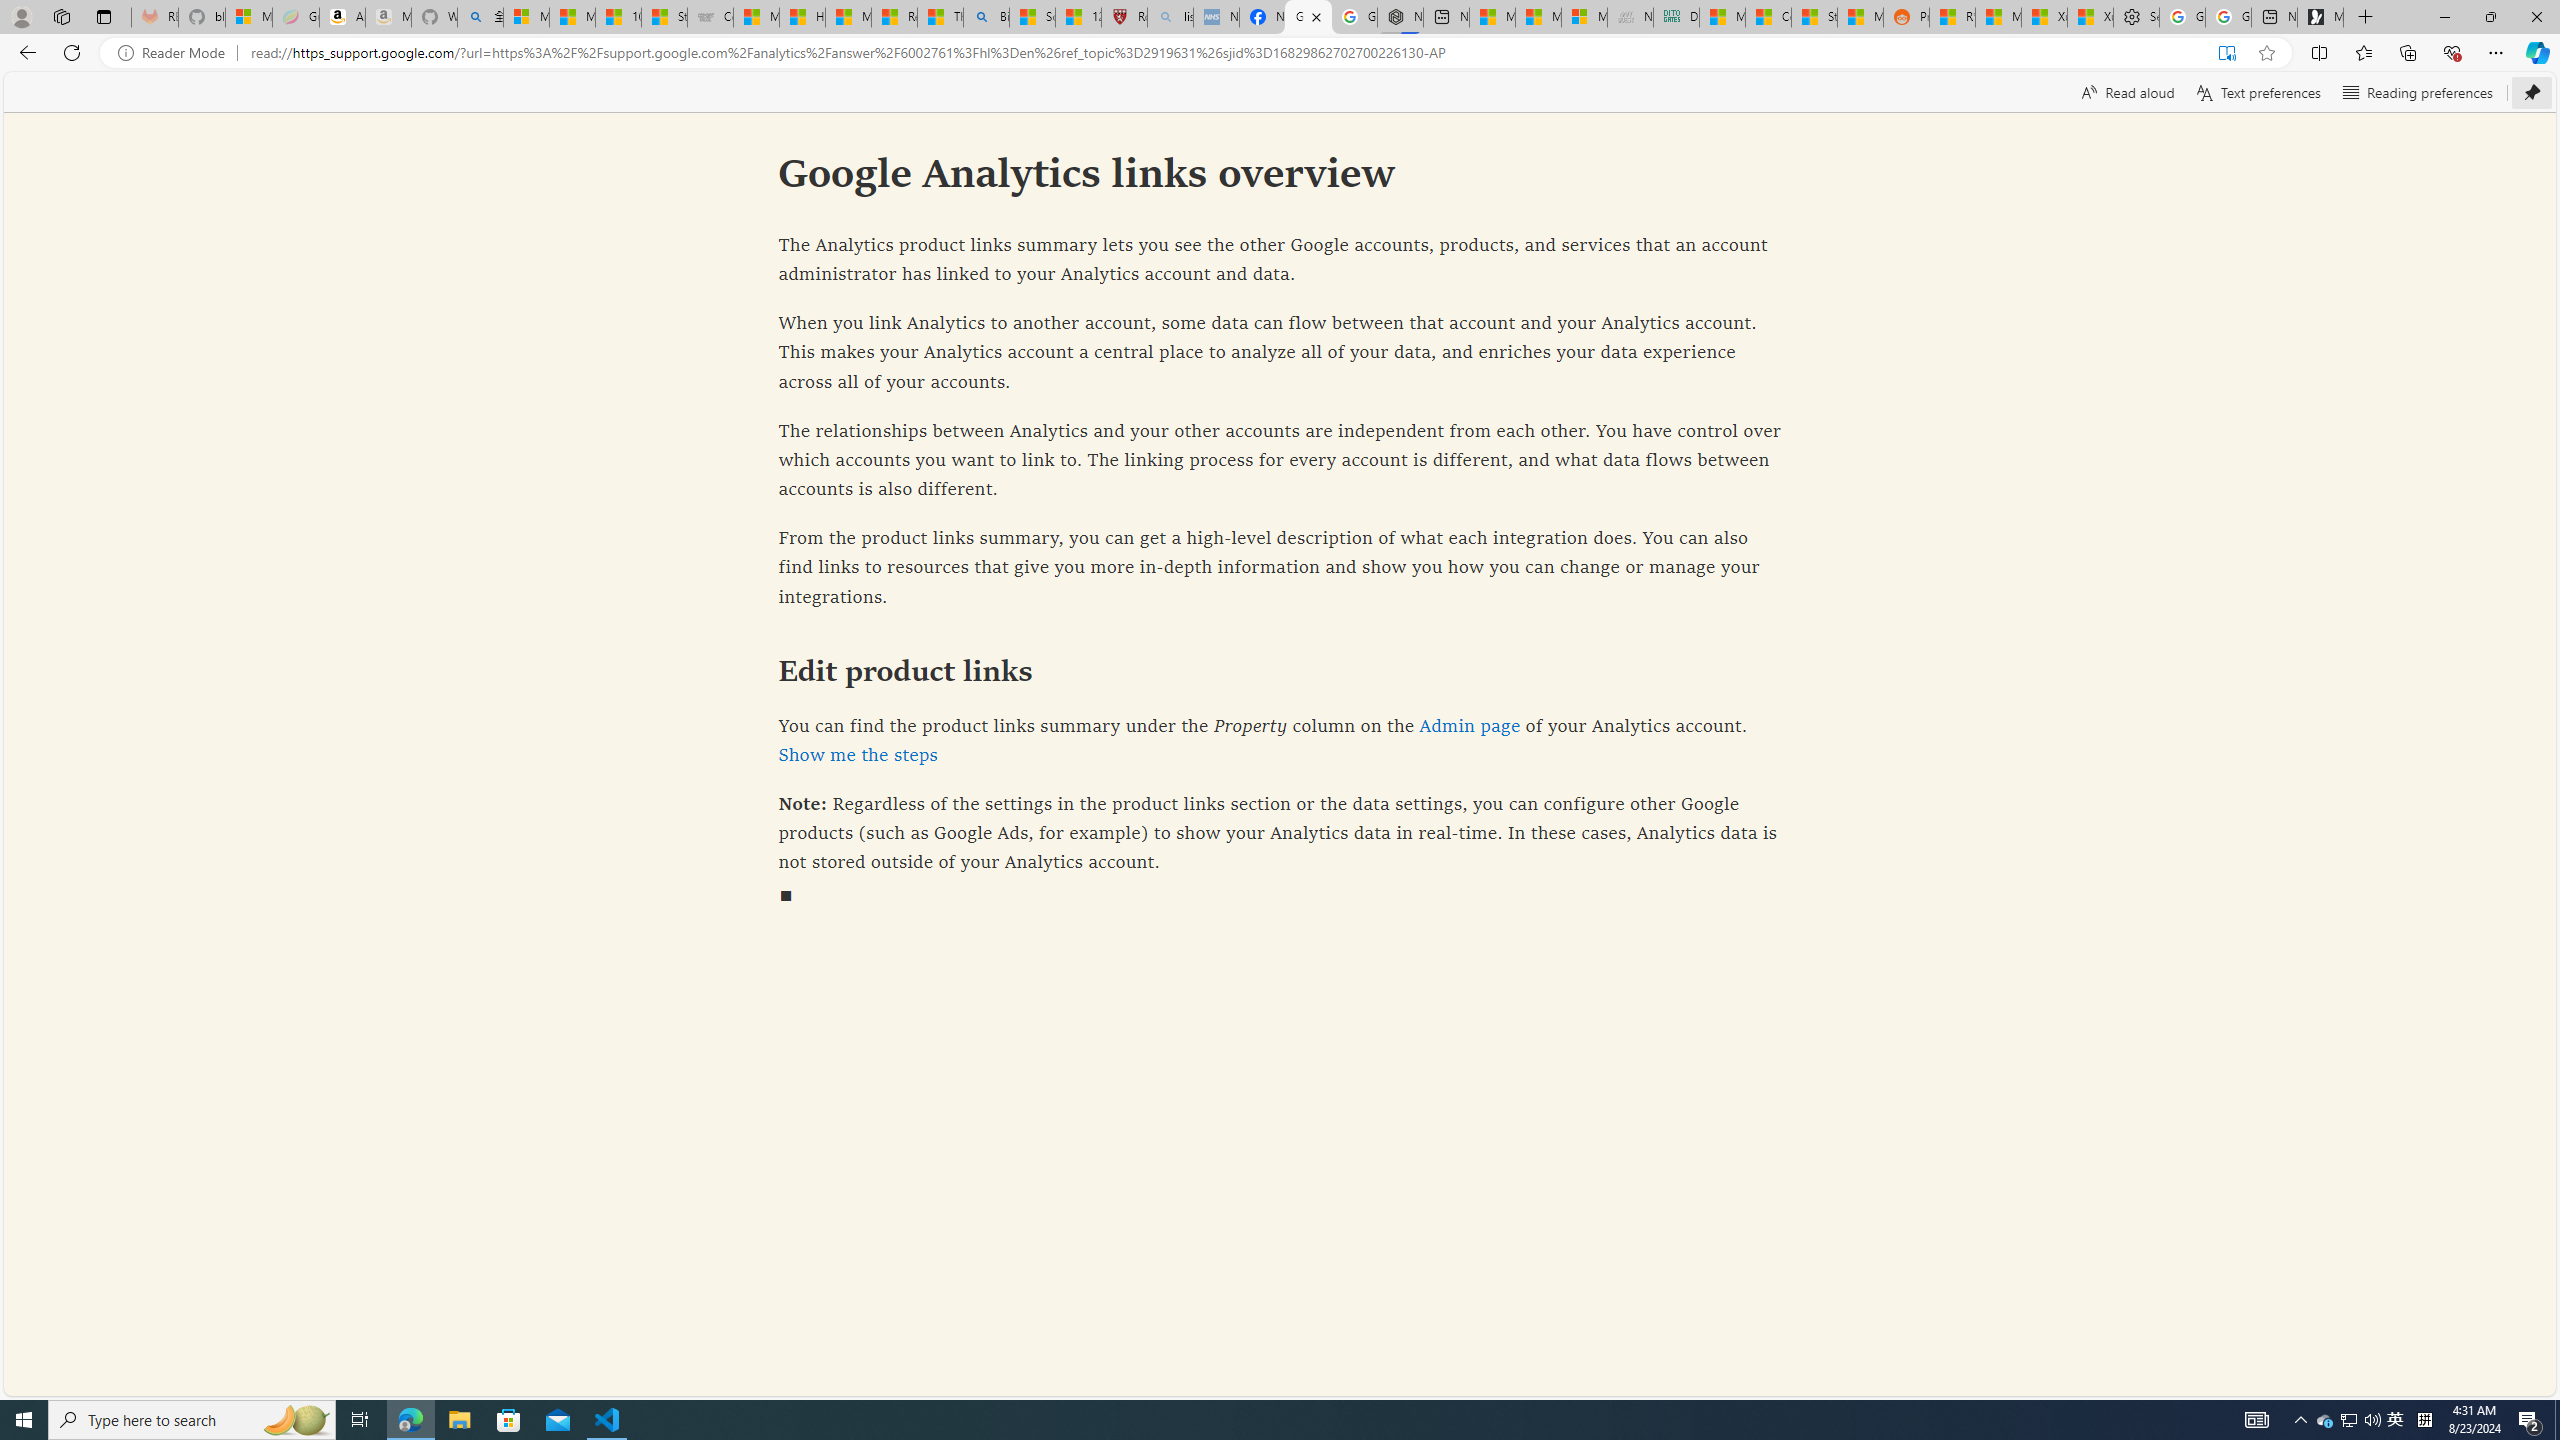 The image size is (2560, 1440). Describe the element at coordinates (1952, 16) in the screenshot. I see `'R******* | Trusted Community Engagement and Contributions'` at that location.